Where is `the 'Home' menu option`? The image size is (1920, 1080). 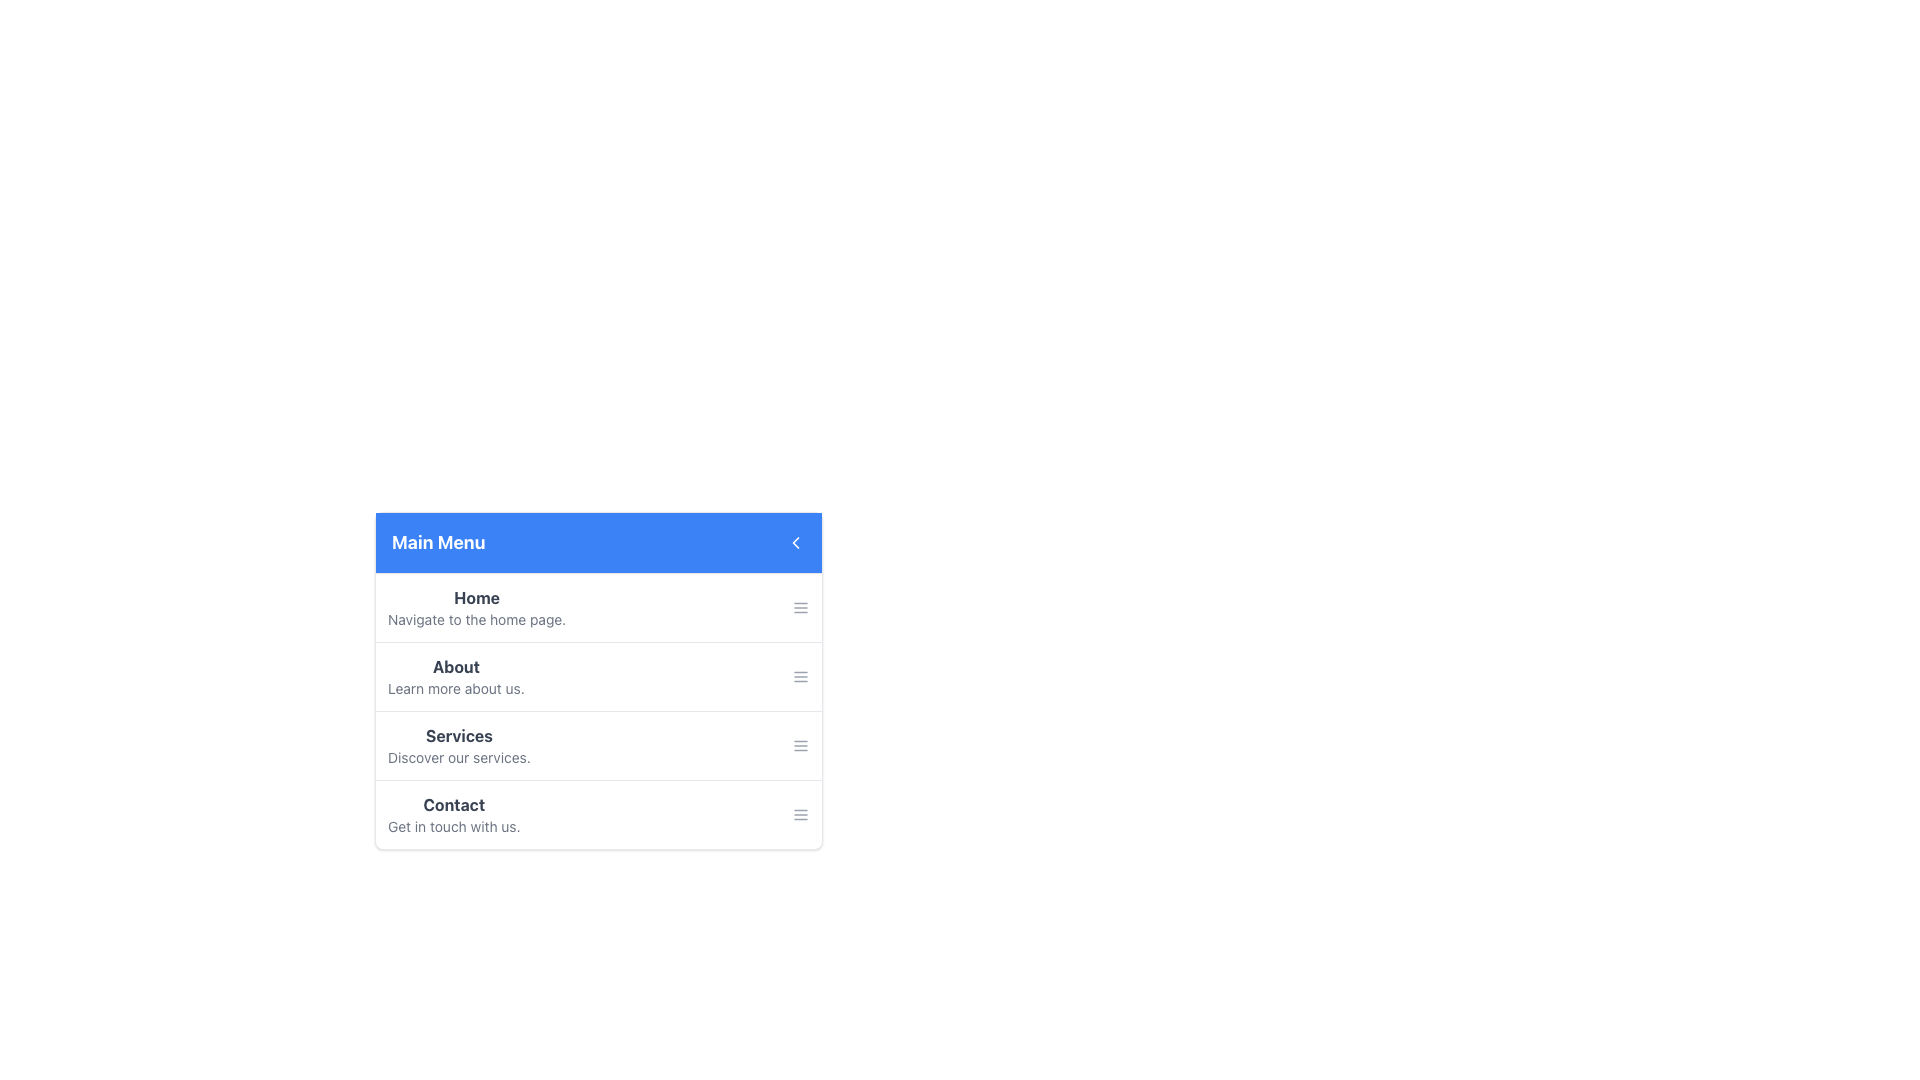
the 'Home' menu option is located at coordinates (476, 607).